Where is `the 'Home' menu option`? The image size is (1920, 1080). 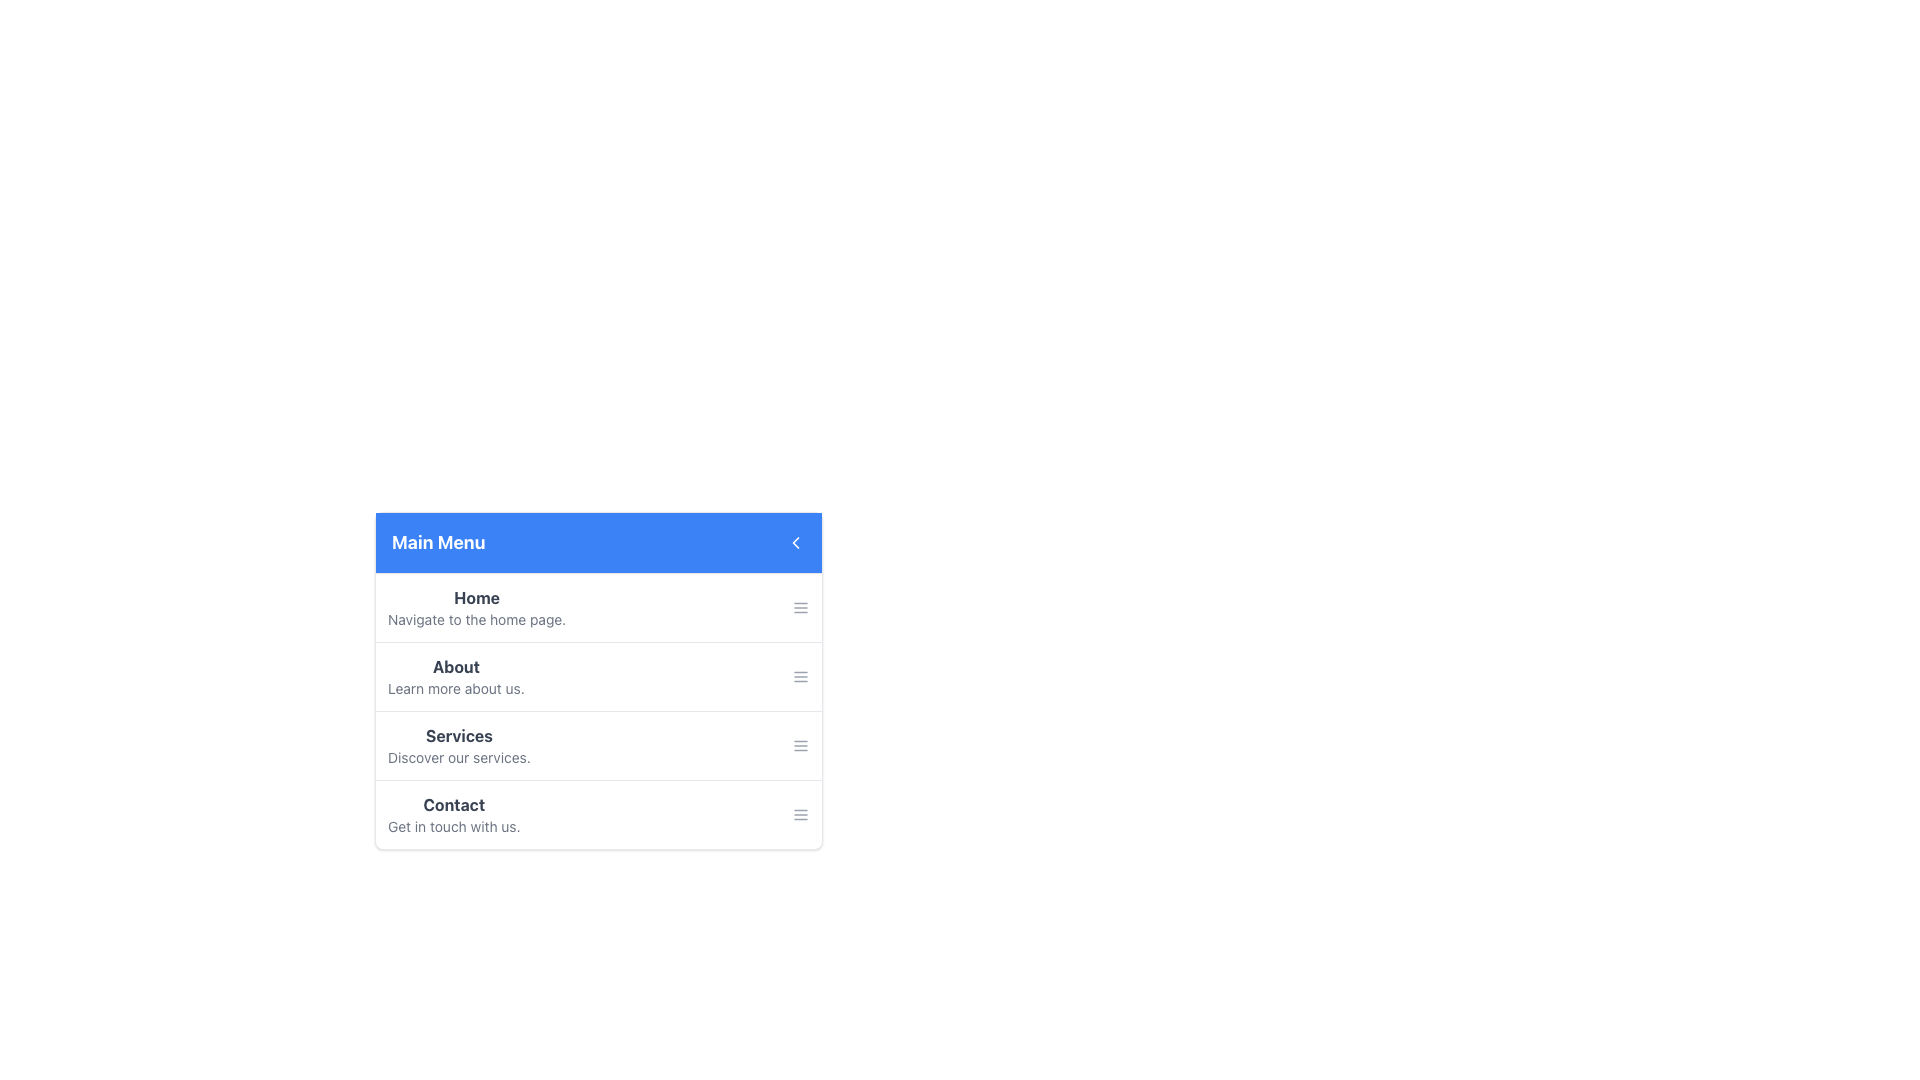
the 'Home' menu option is located at coordinates (476, 607).